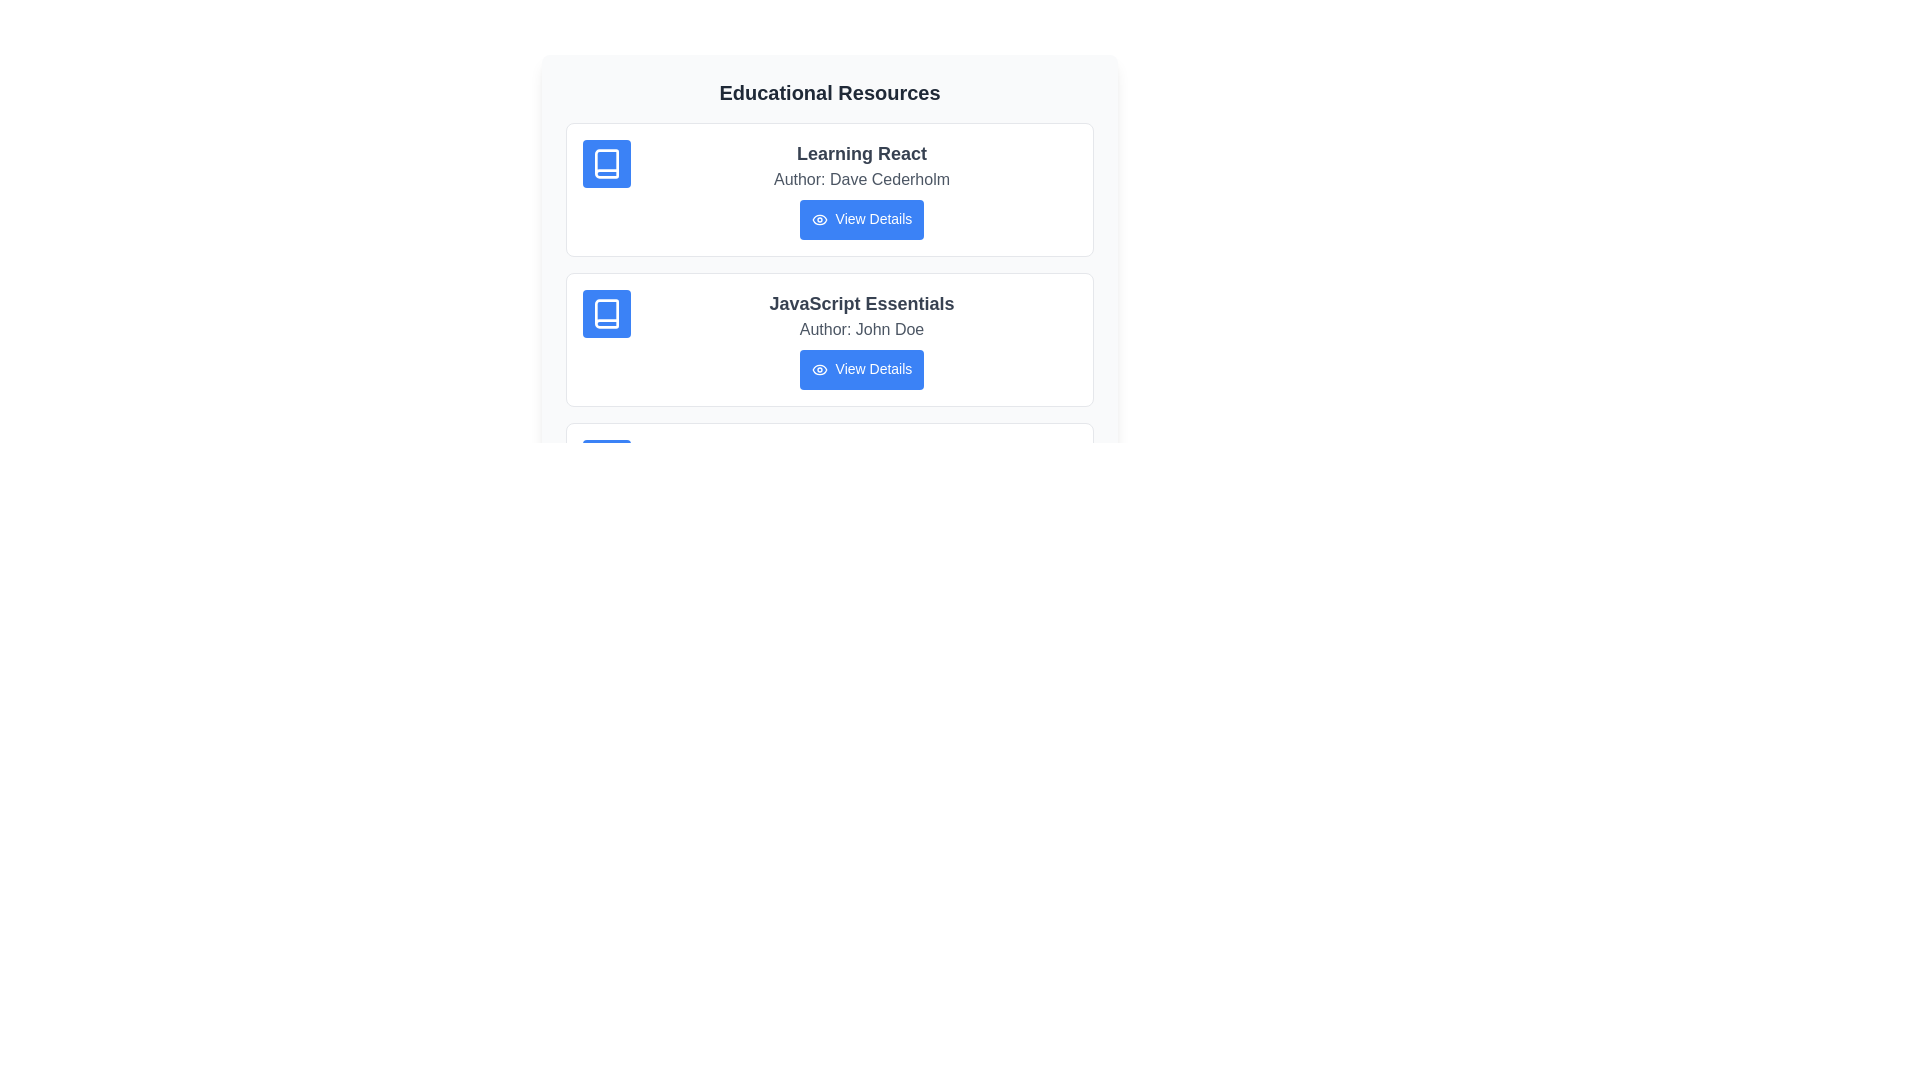 This screenshot has width=1920, height=1080. What do you see at coordinates (605, 163) in the screenshot?
I see `the icon associated with the resource Learning React` at bounding box center [605, 163].